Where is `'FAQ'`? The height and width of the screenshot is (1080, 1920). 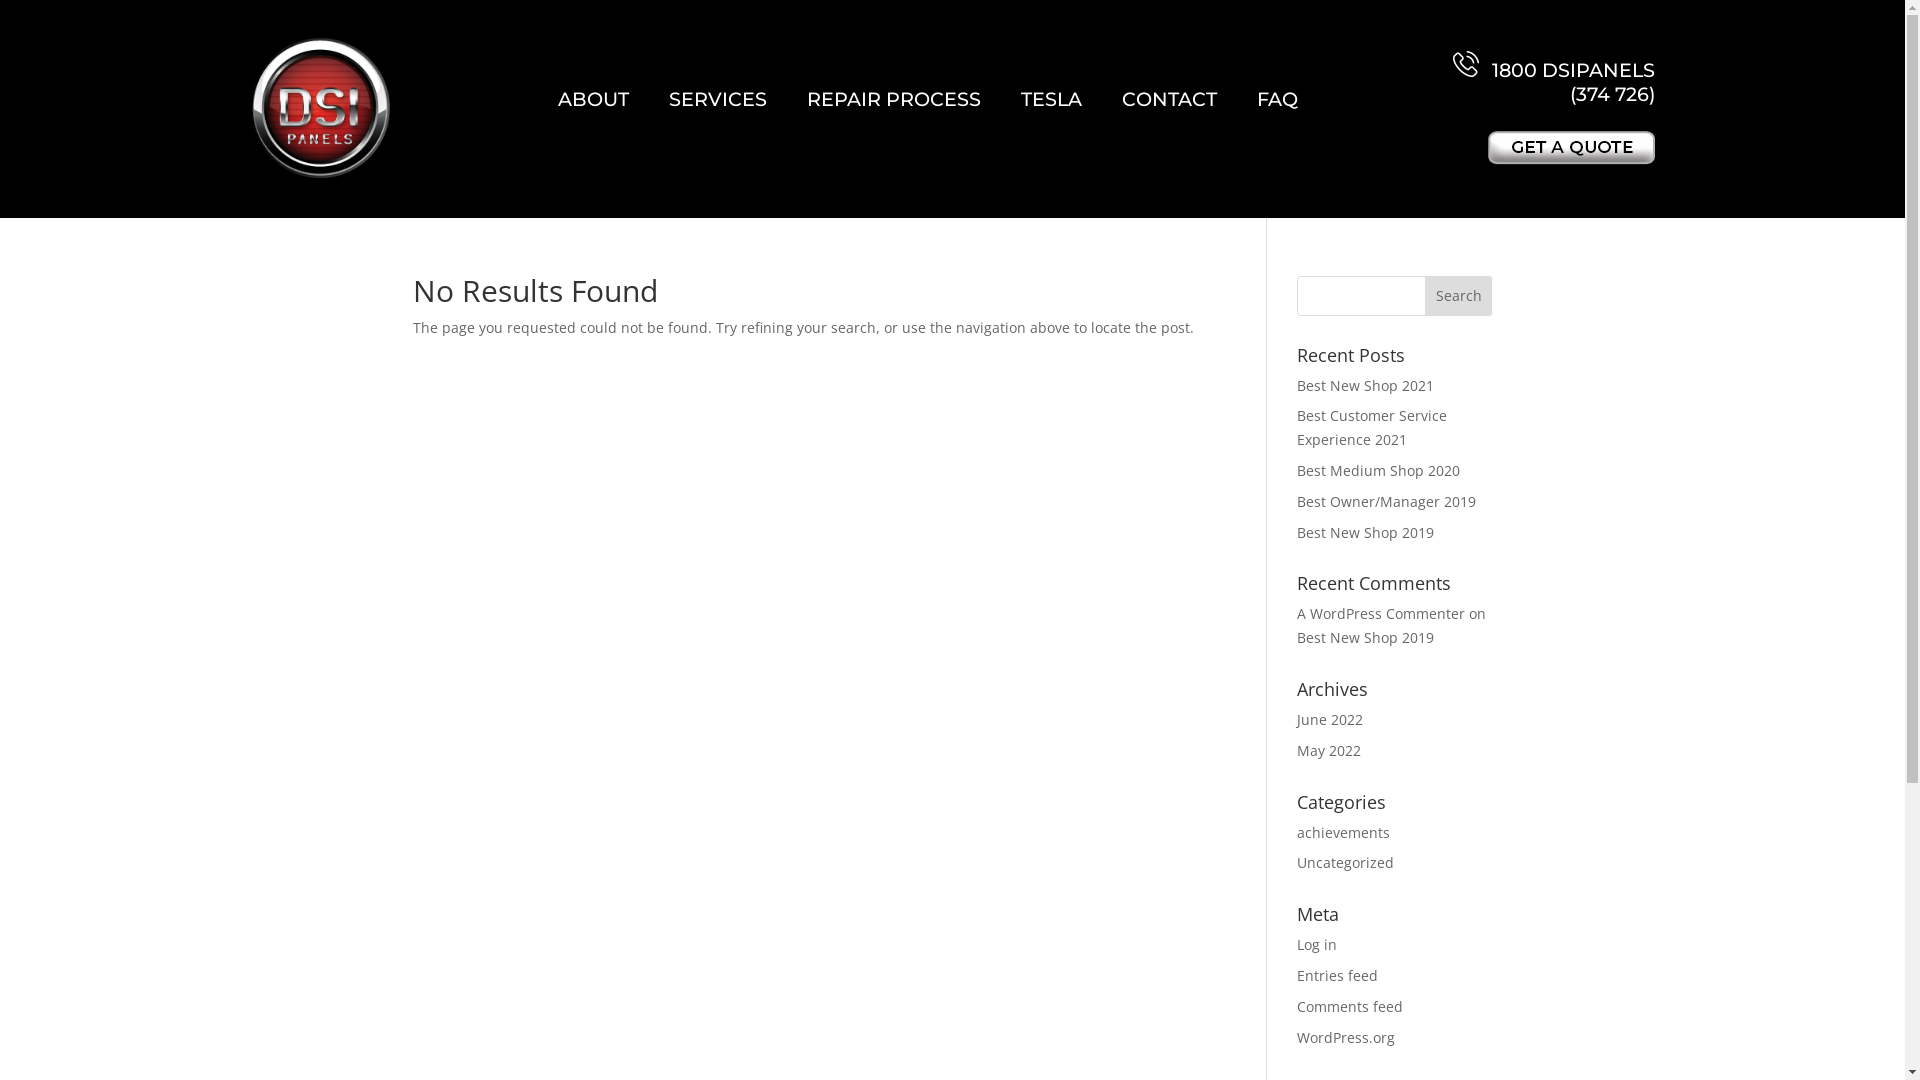
'FAQ' is located at coordinates (1276, 99).